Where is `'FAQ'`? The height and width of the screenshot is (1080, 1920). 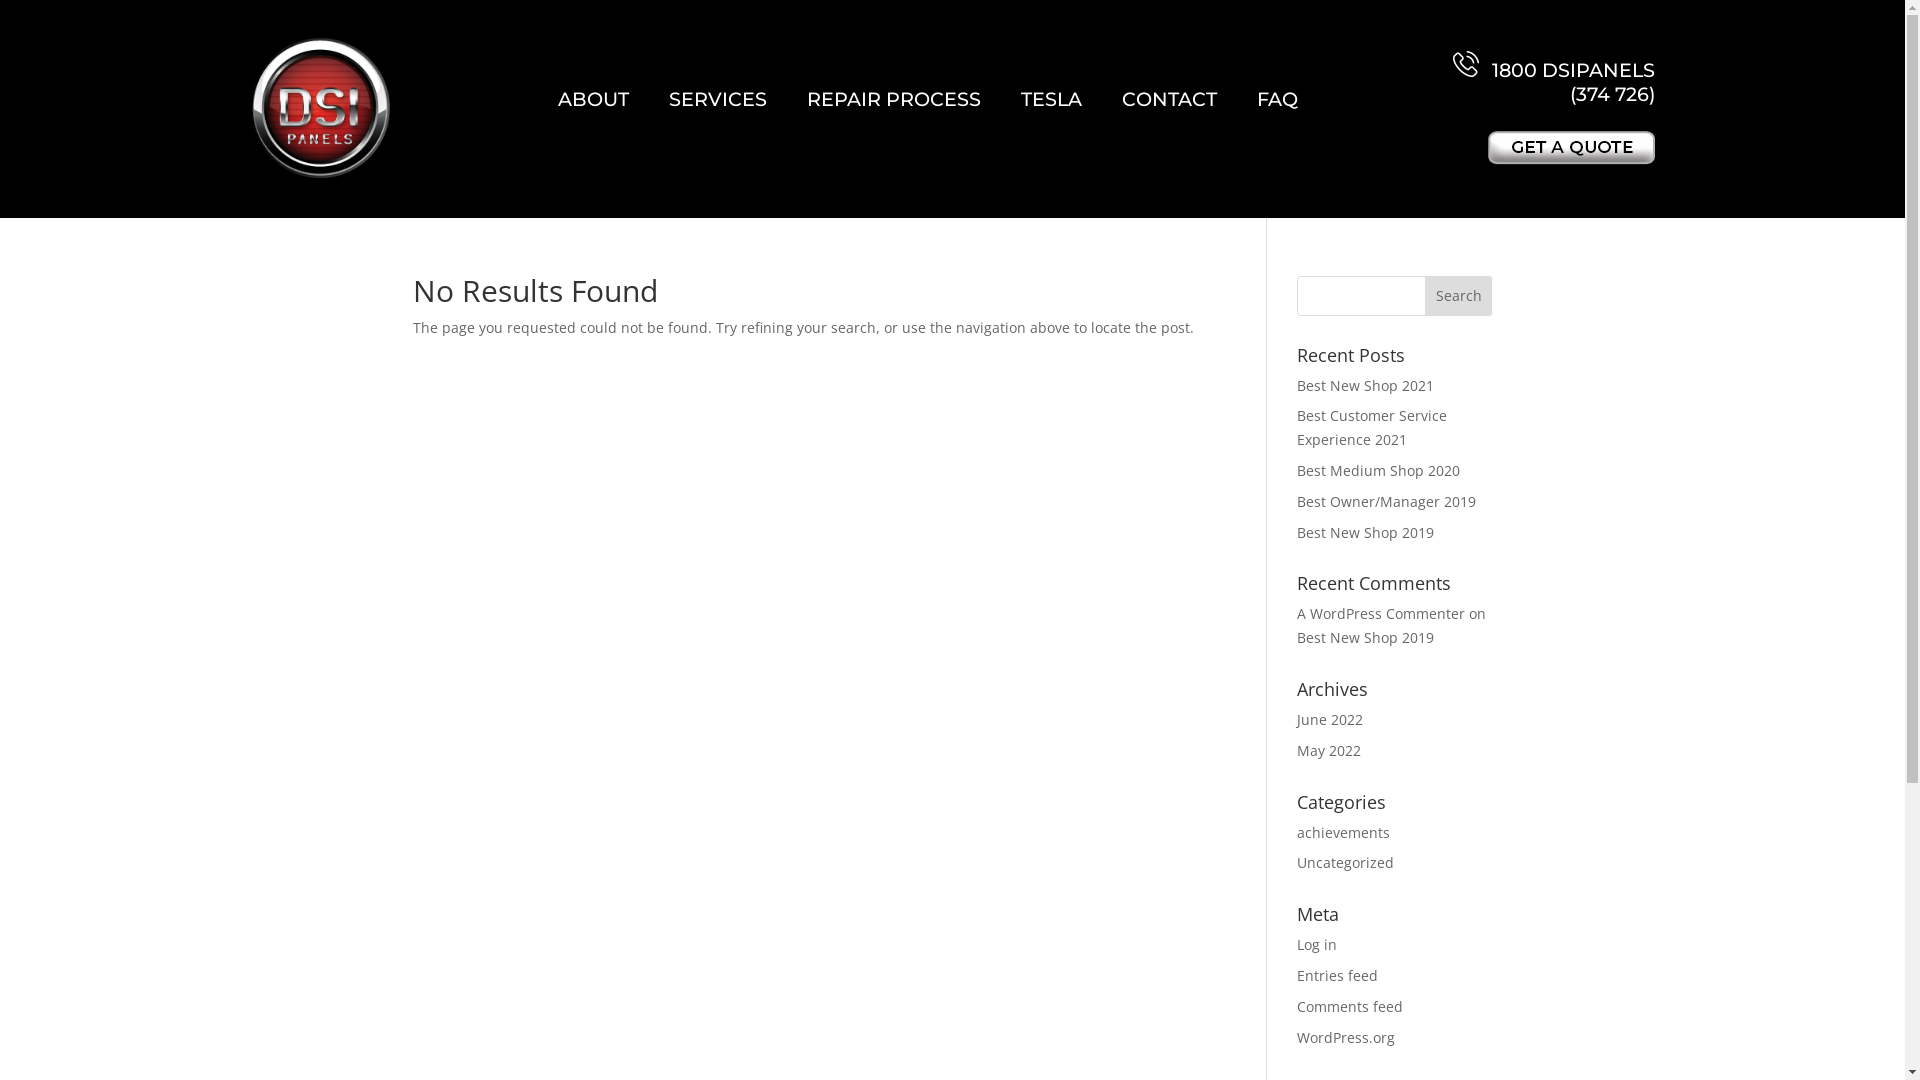
'FAQ' is located at coordinates (1276, 99).